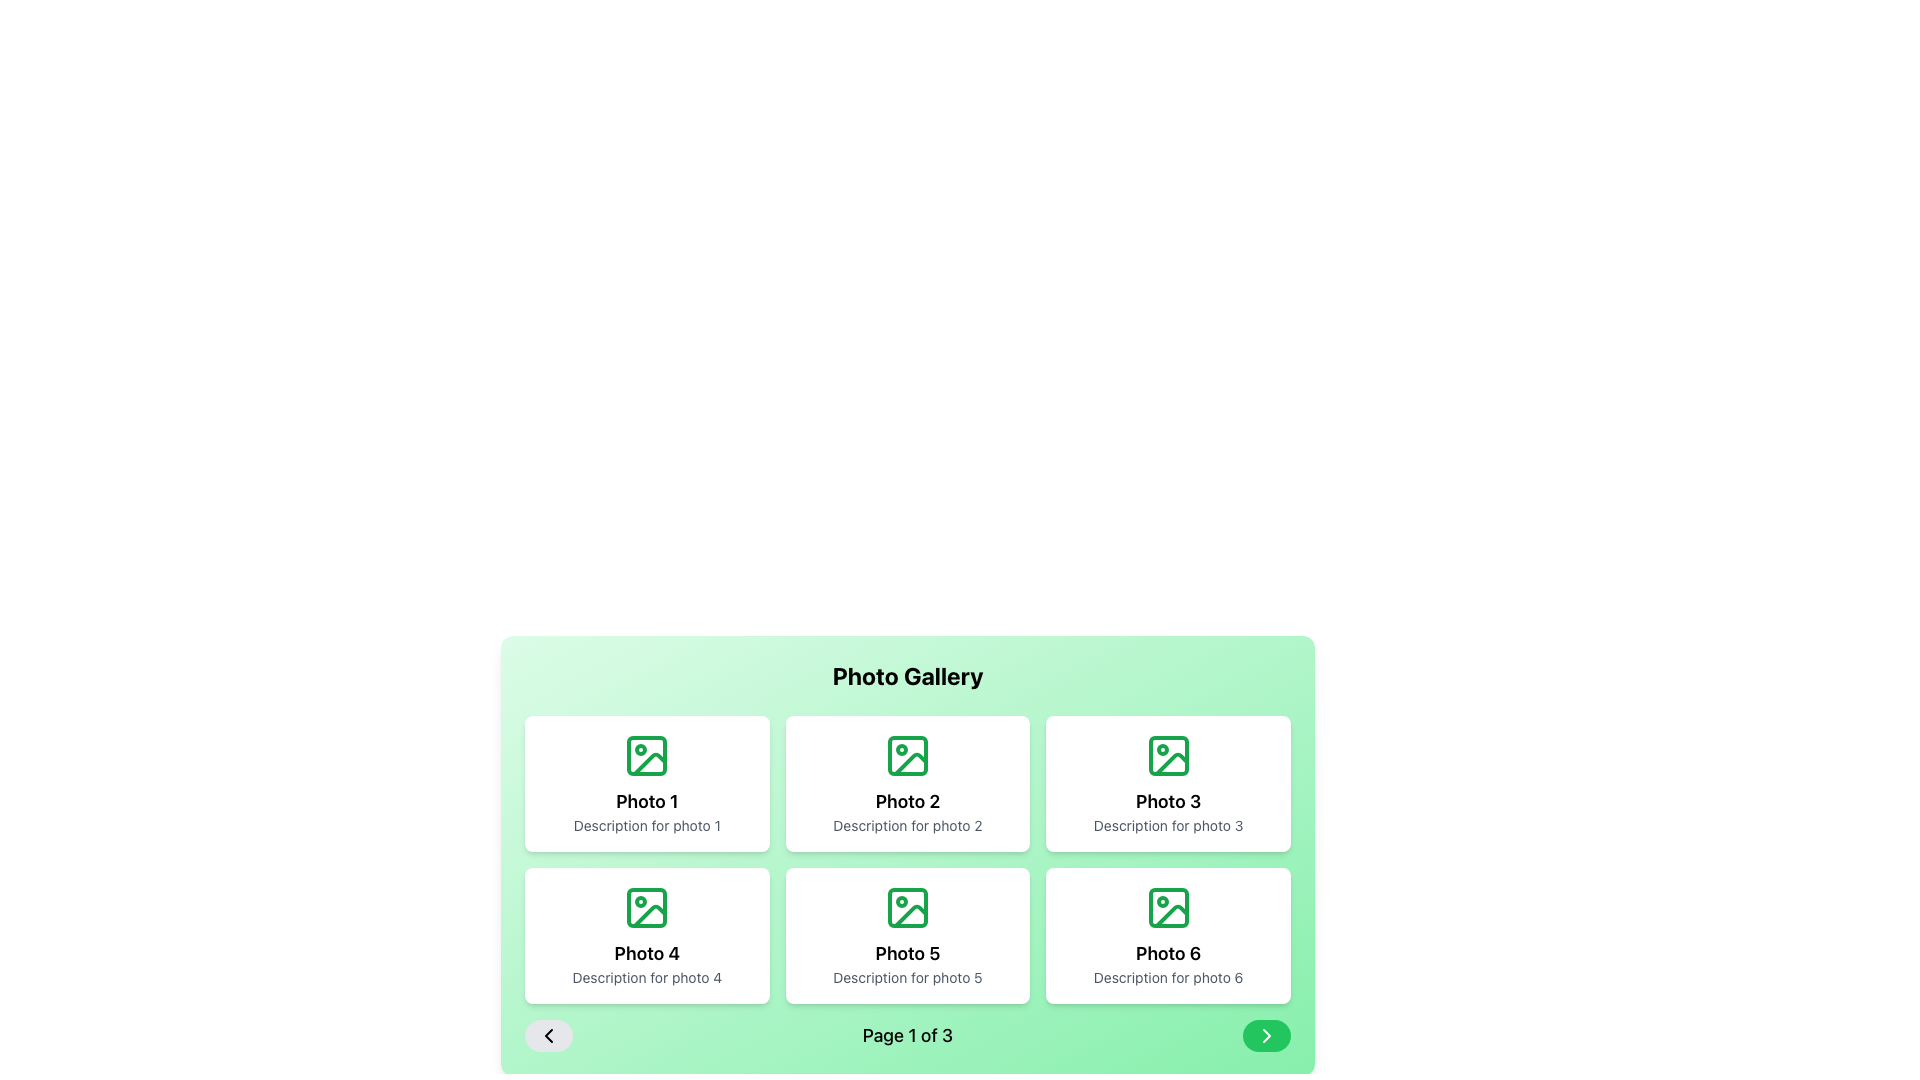 The width and height of the screenshot is (1920, 1080). What do you see at coordinates (1266, 1035) in the screenshot?
I see `the pagination control button located at the bottom-right corner of the pagination section, adjacent to the text label 'Page 1 of 3', for keyboard navigation` at bounding box center [1266, 1035].